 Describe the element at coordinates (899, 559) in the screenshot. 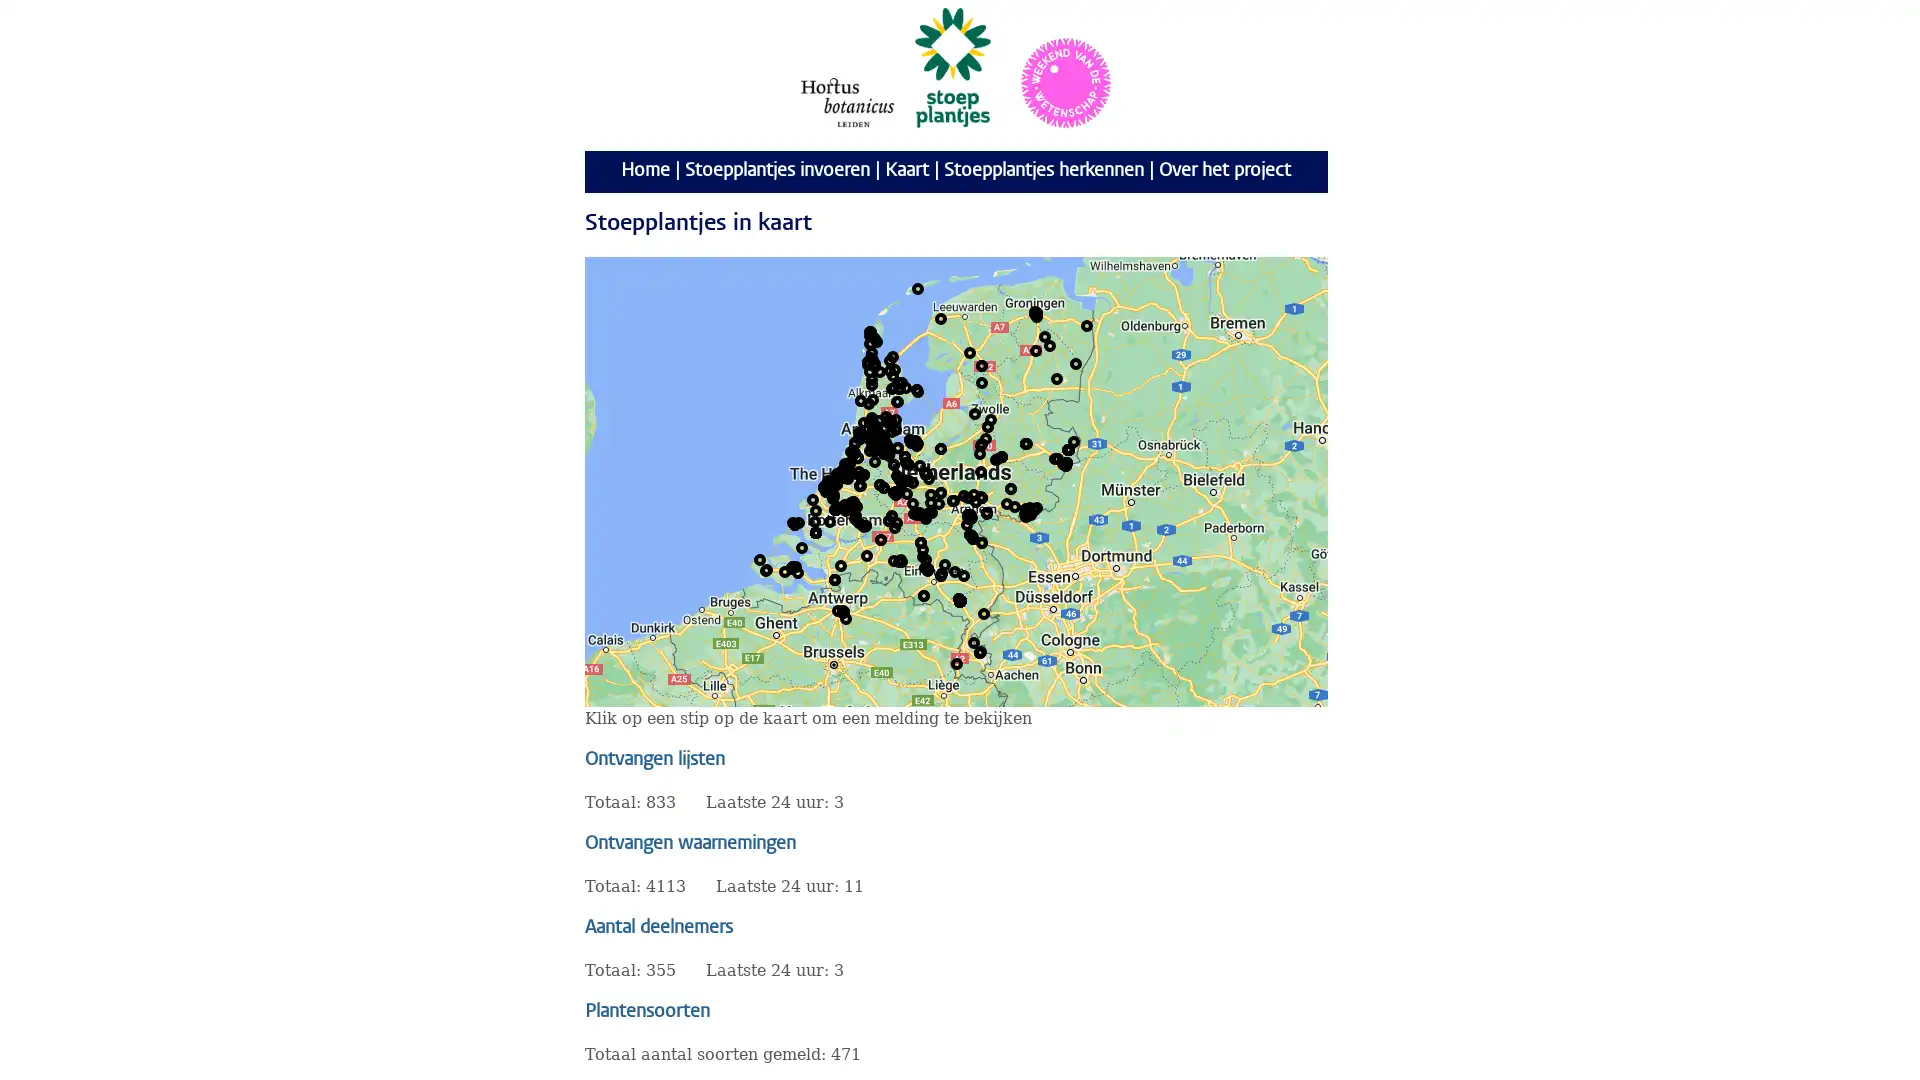

I see `Telling van Geert op 17 januari 2022` at that location.